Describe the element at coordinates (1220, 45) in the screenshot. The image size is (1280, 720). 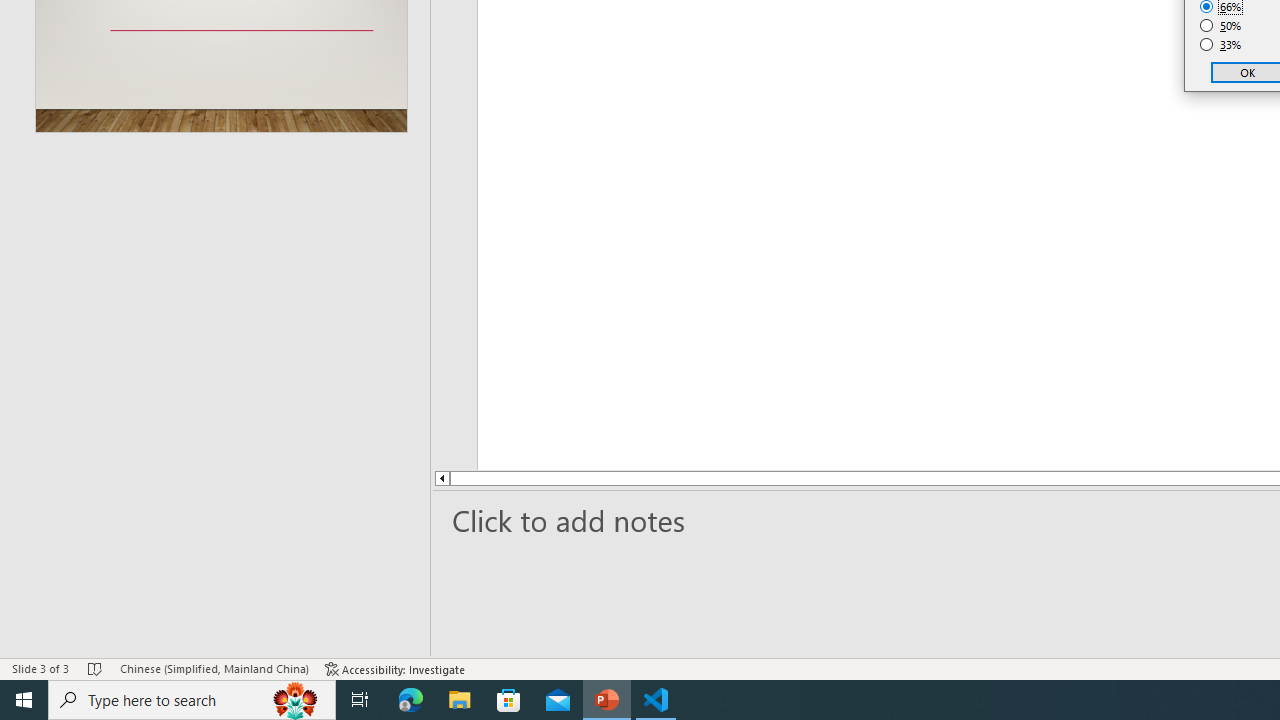
I see `'33%'` at that location.